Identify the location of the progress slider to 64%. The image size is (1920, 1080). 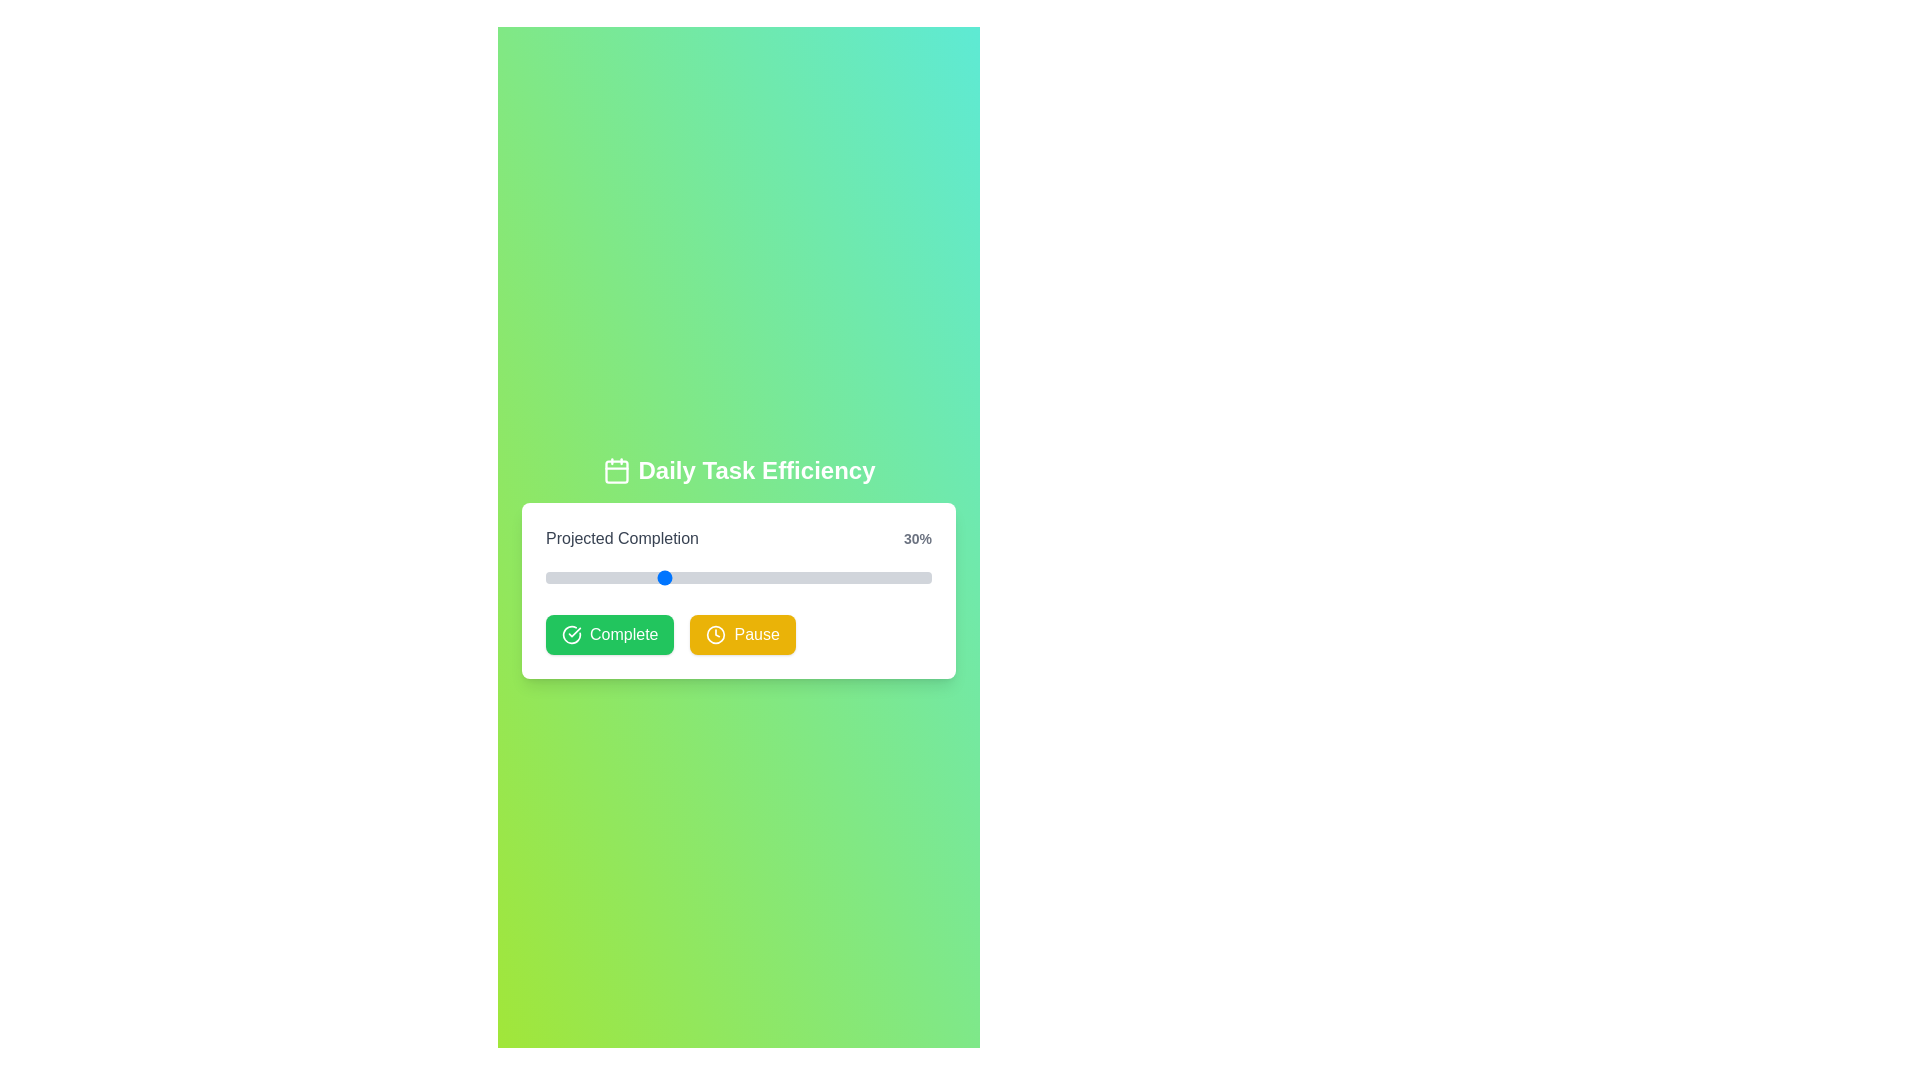
(791, 578).